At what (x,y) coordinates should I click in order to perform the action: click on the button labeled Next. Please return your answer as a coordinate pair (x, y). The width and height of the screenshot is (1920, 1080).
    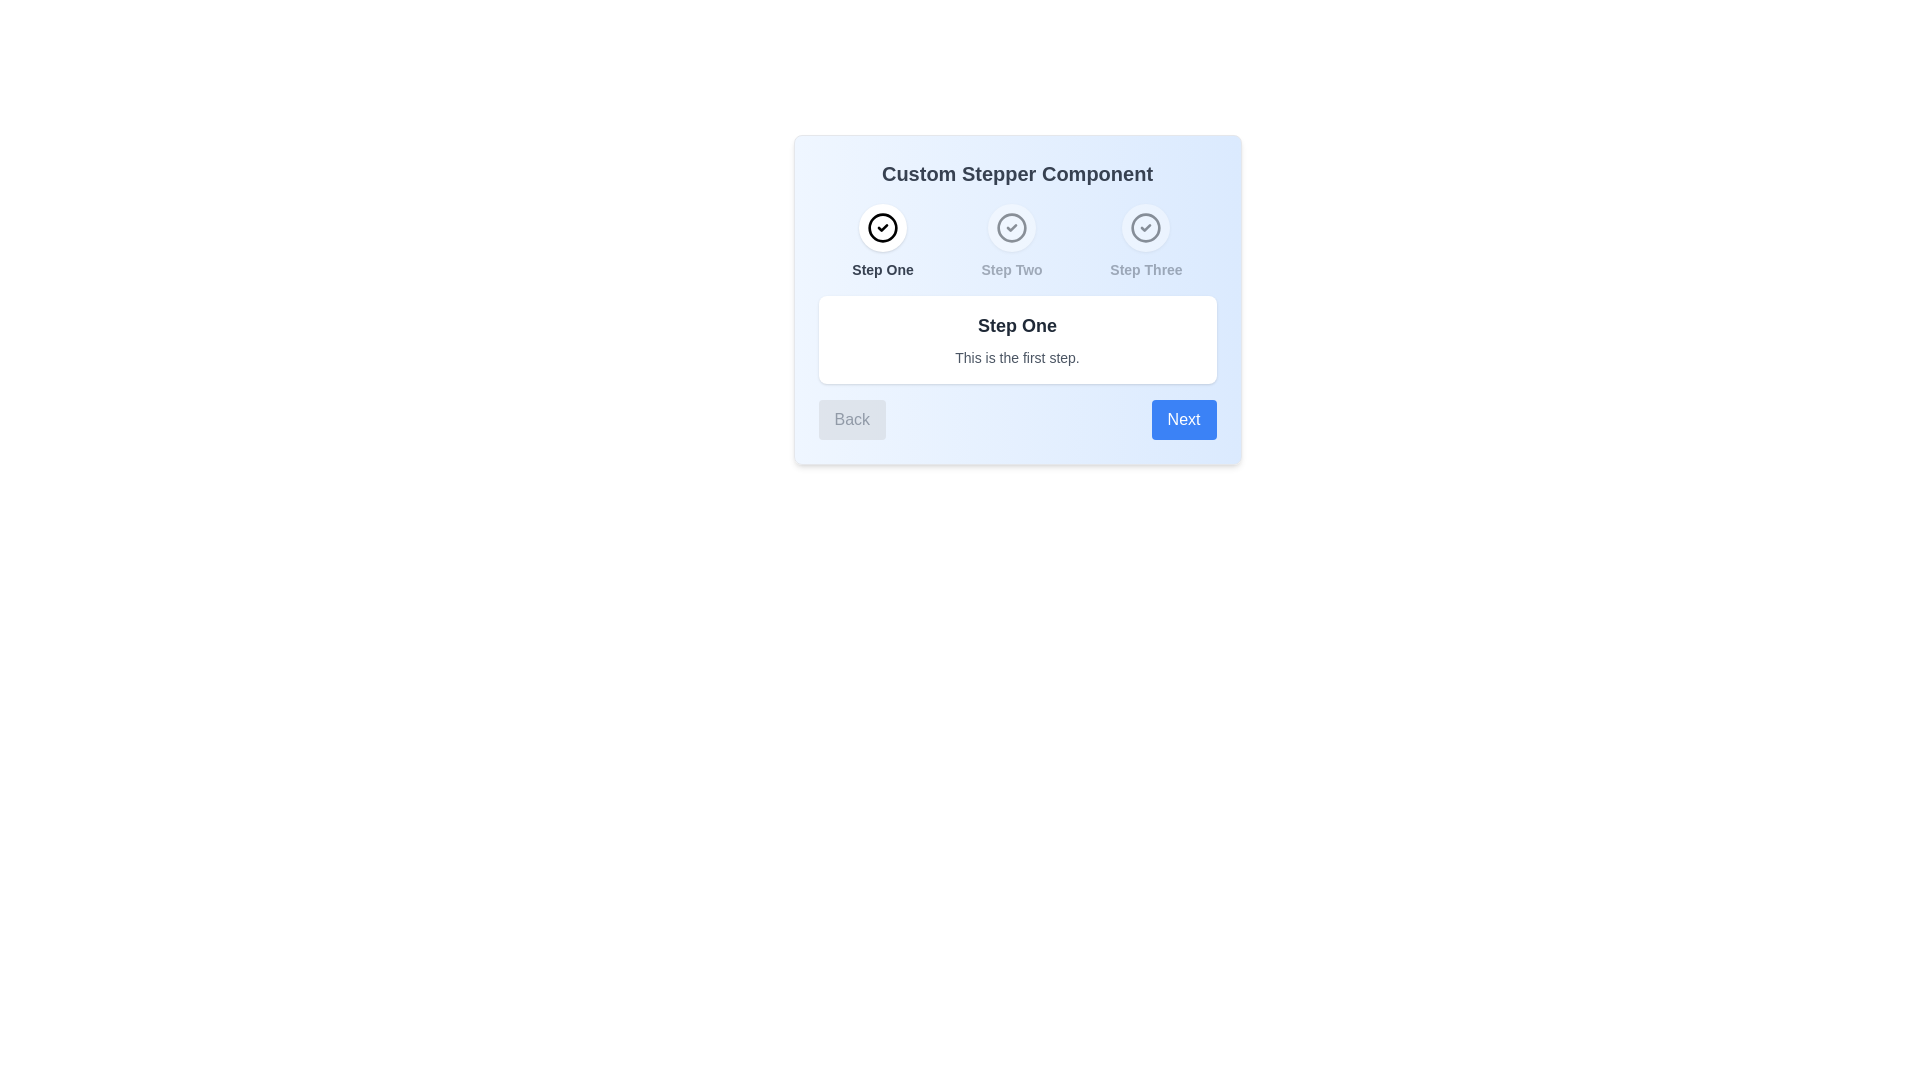
    Looking at the image, I should click on (1184, 419).